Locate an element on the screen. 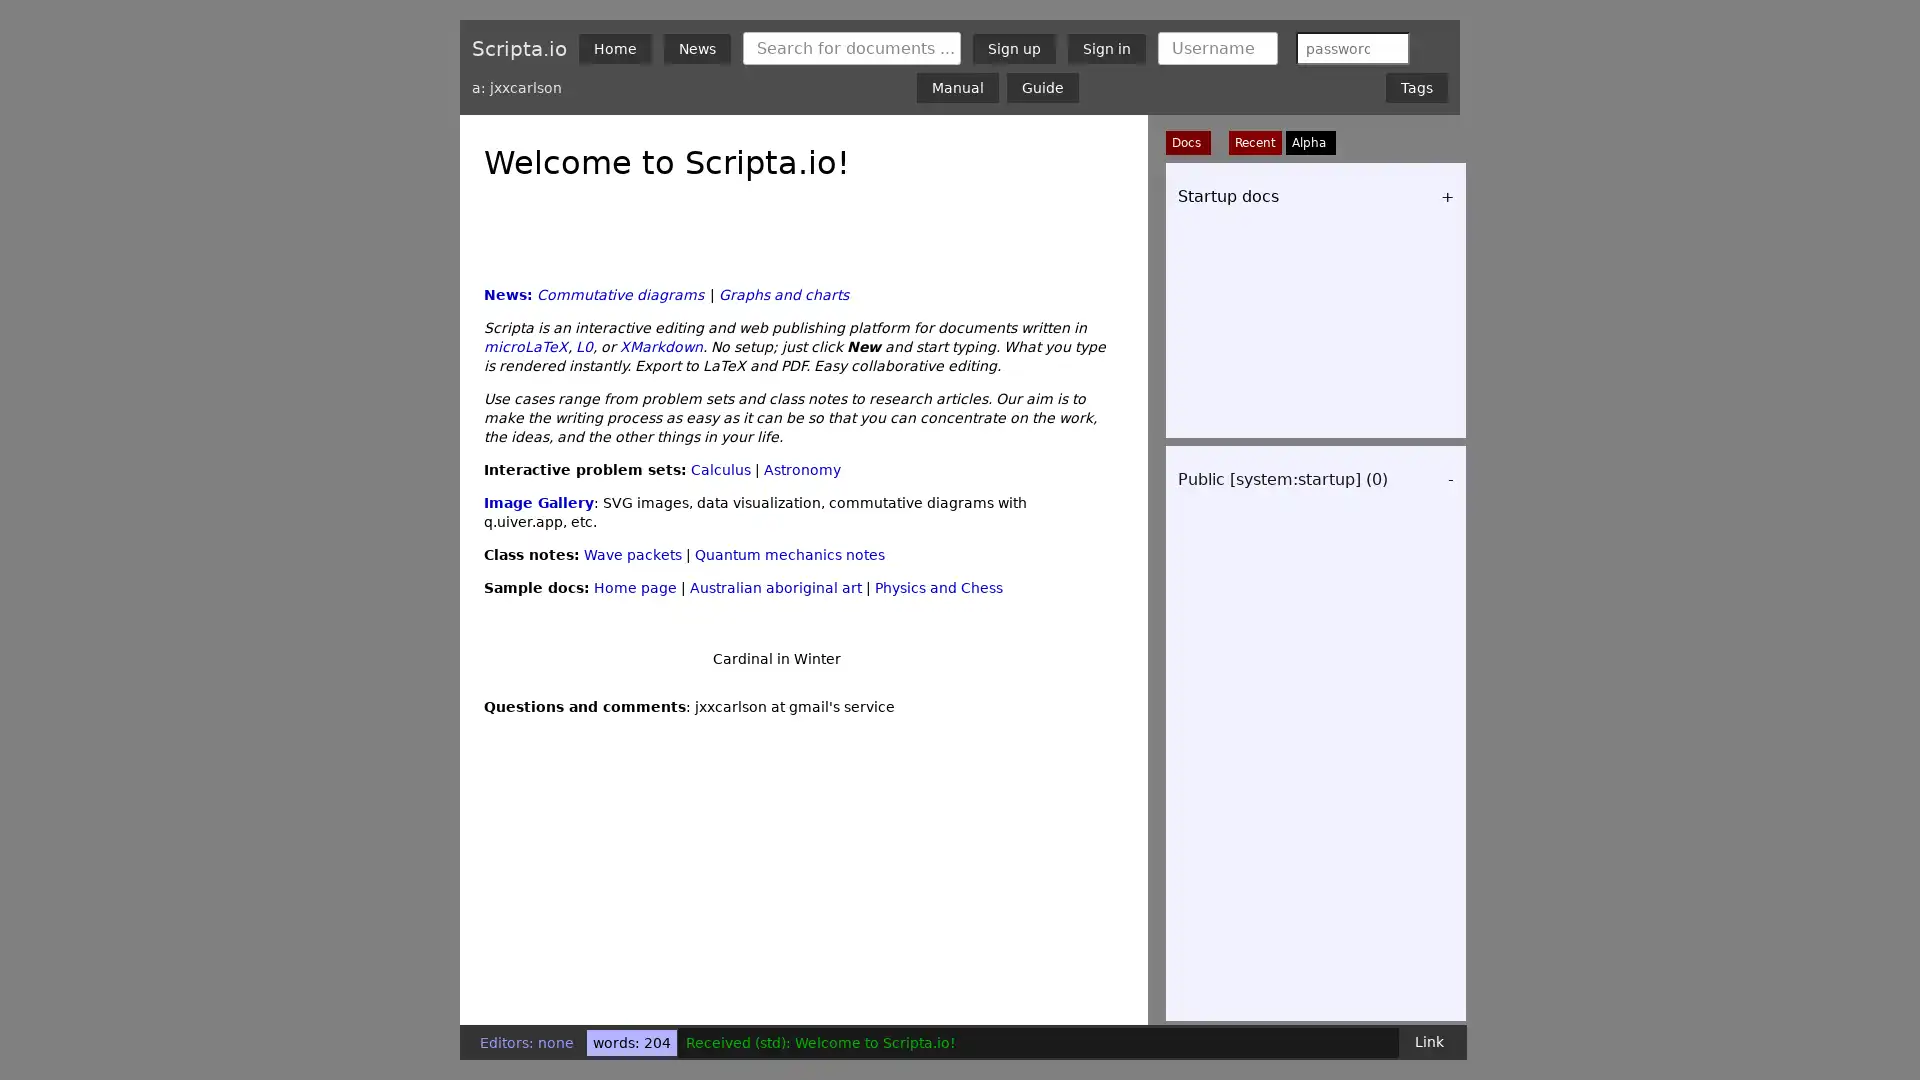 This screenshot has width=1920, height=1080. Sign up is located at coordinates (1014, 46).